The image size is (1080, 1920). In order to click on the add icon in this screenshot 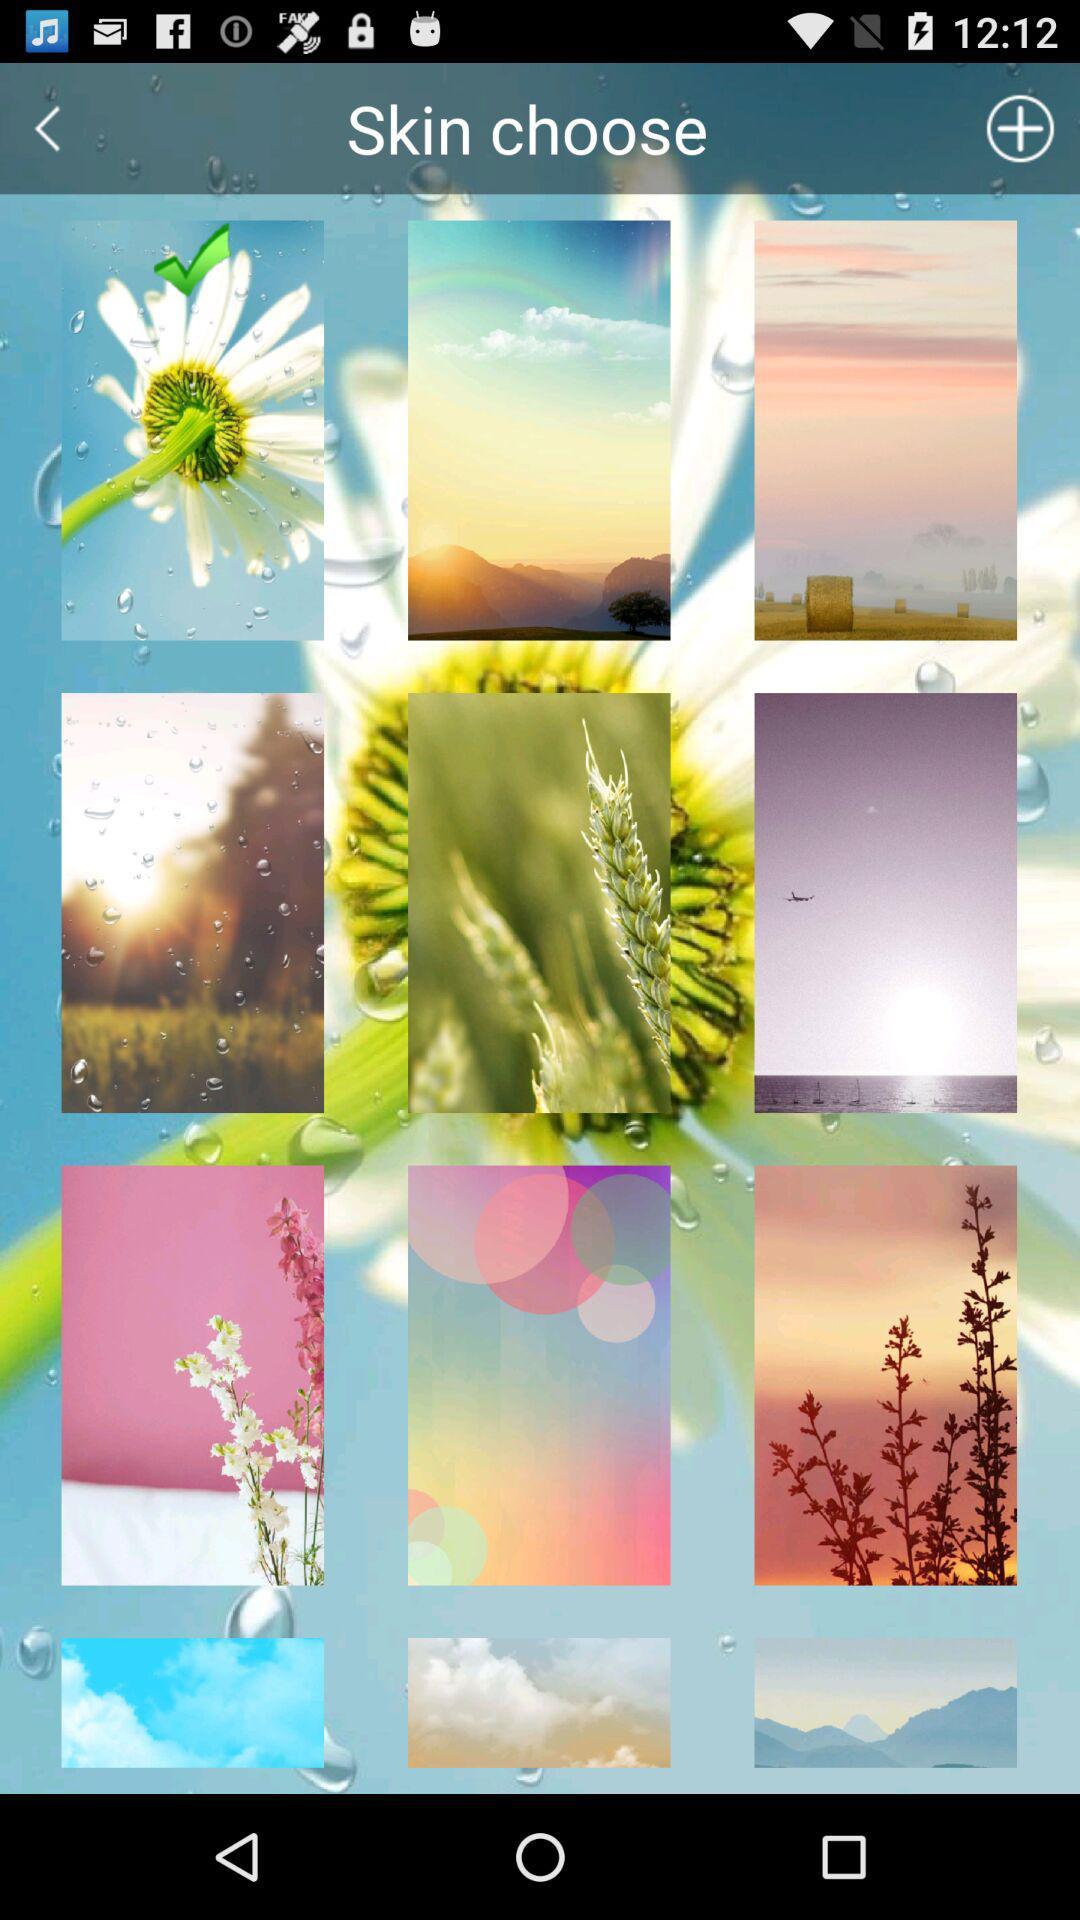, I will do `click(1020, 136)`.